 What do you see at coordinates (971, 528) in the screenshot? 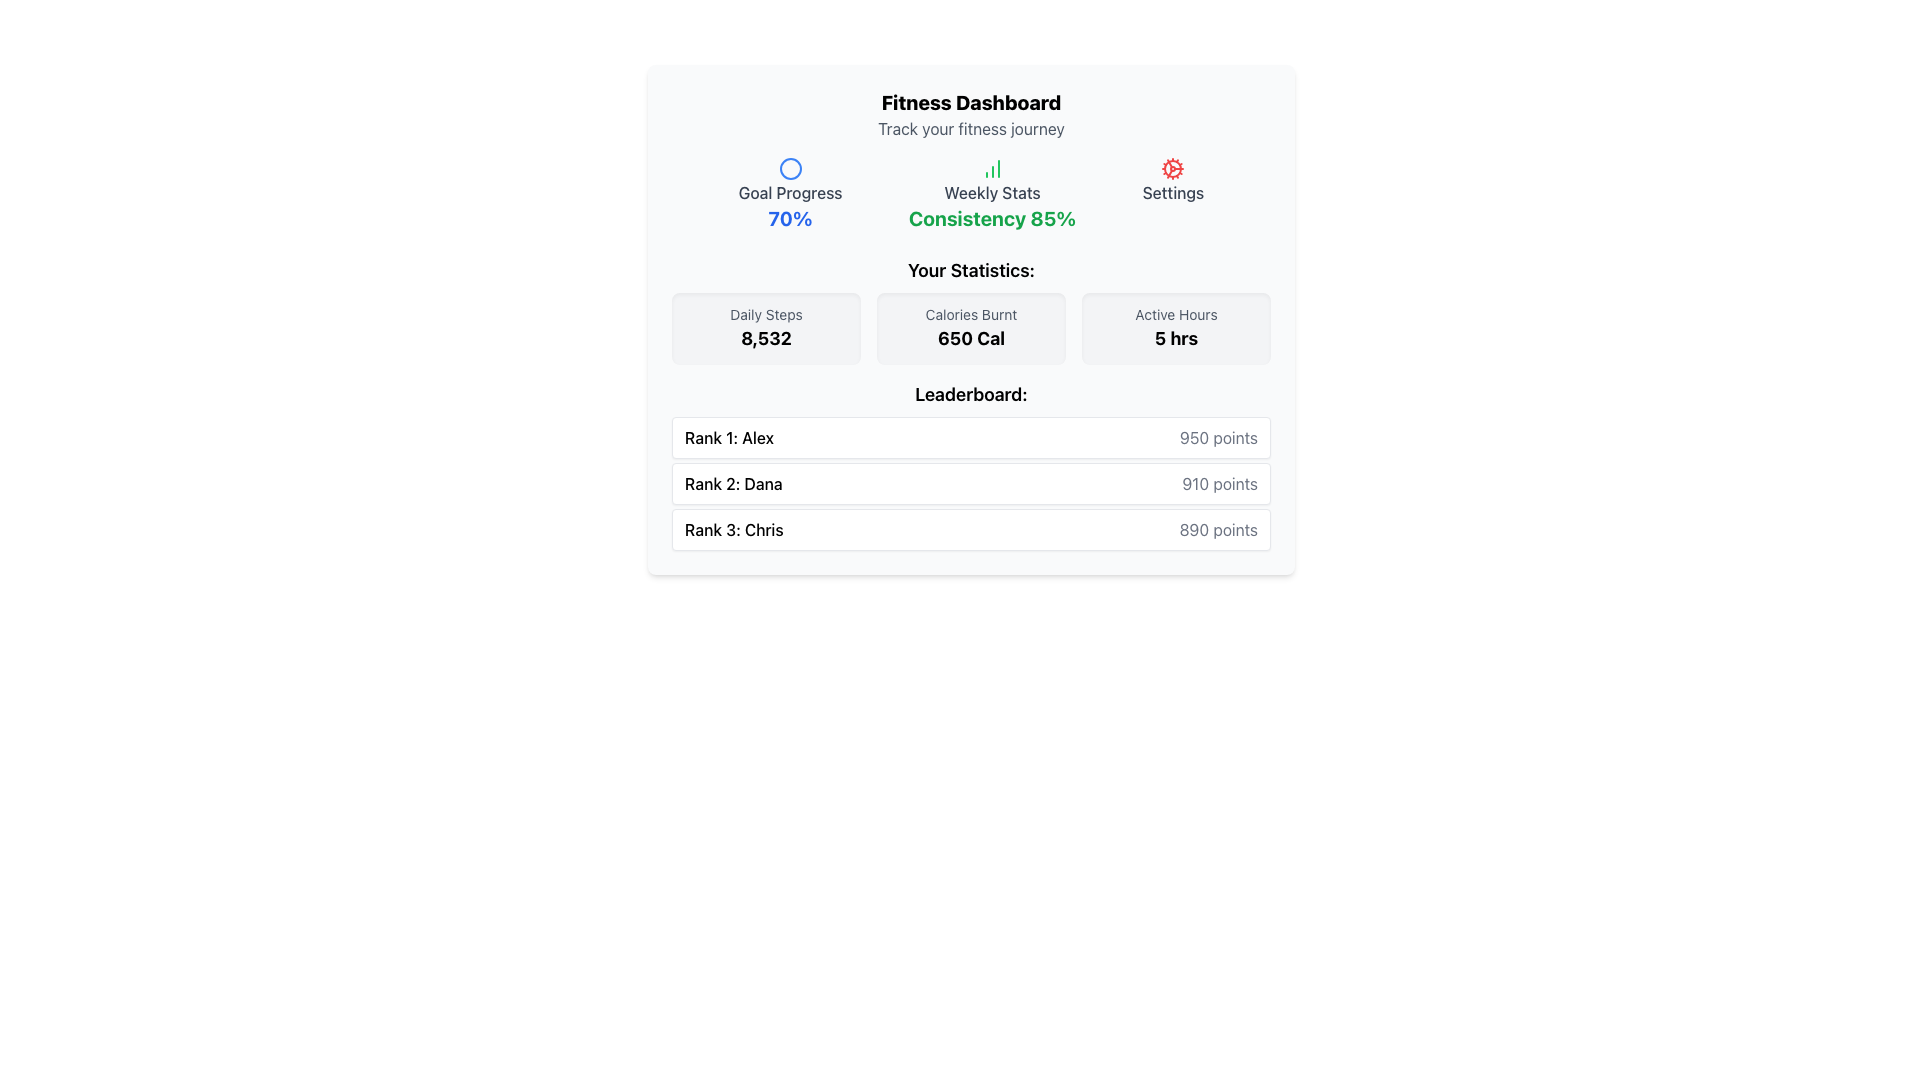
I see `the Textblock displaying 'Rank 3: Chris' with '890 points' in a vertically-aligned list under 'Leaderboard'` at bounding box center [971, 528].